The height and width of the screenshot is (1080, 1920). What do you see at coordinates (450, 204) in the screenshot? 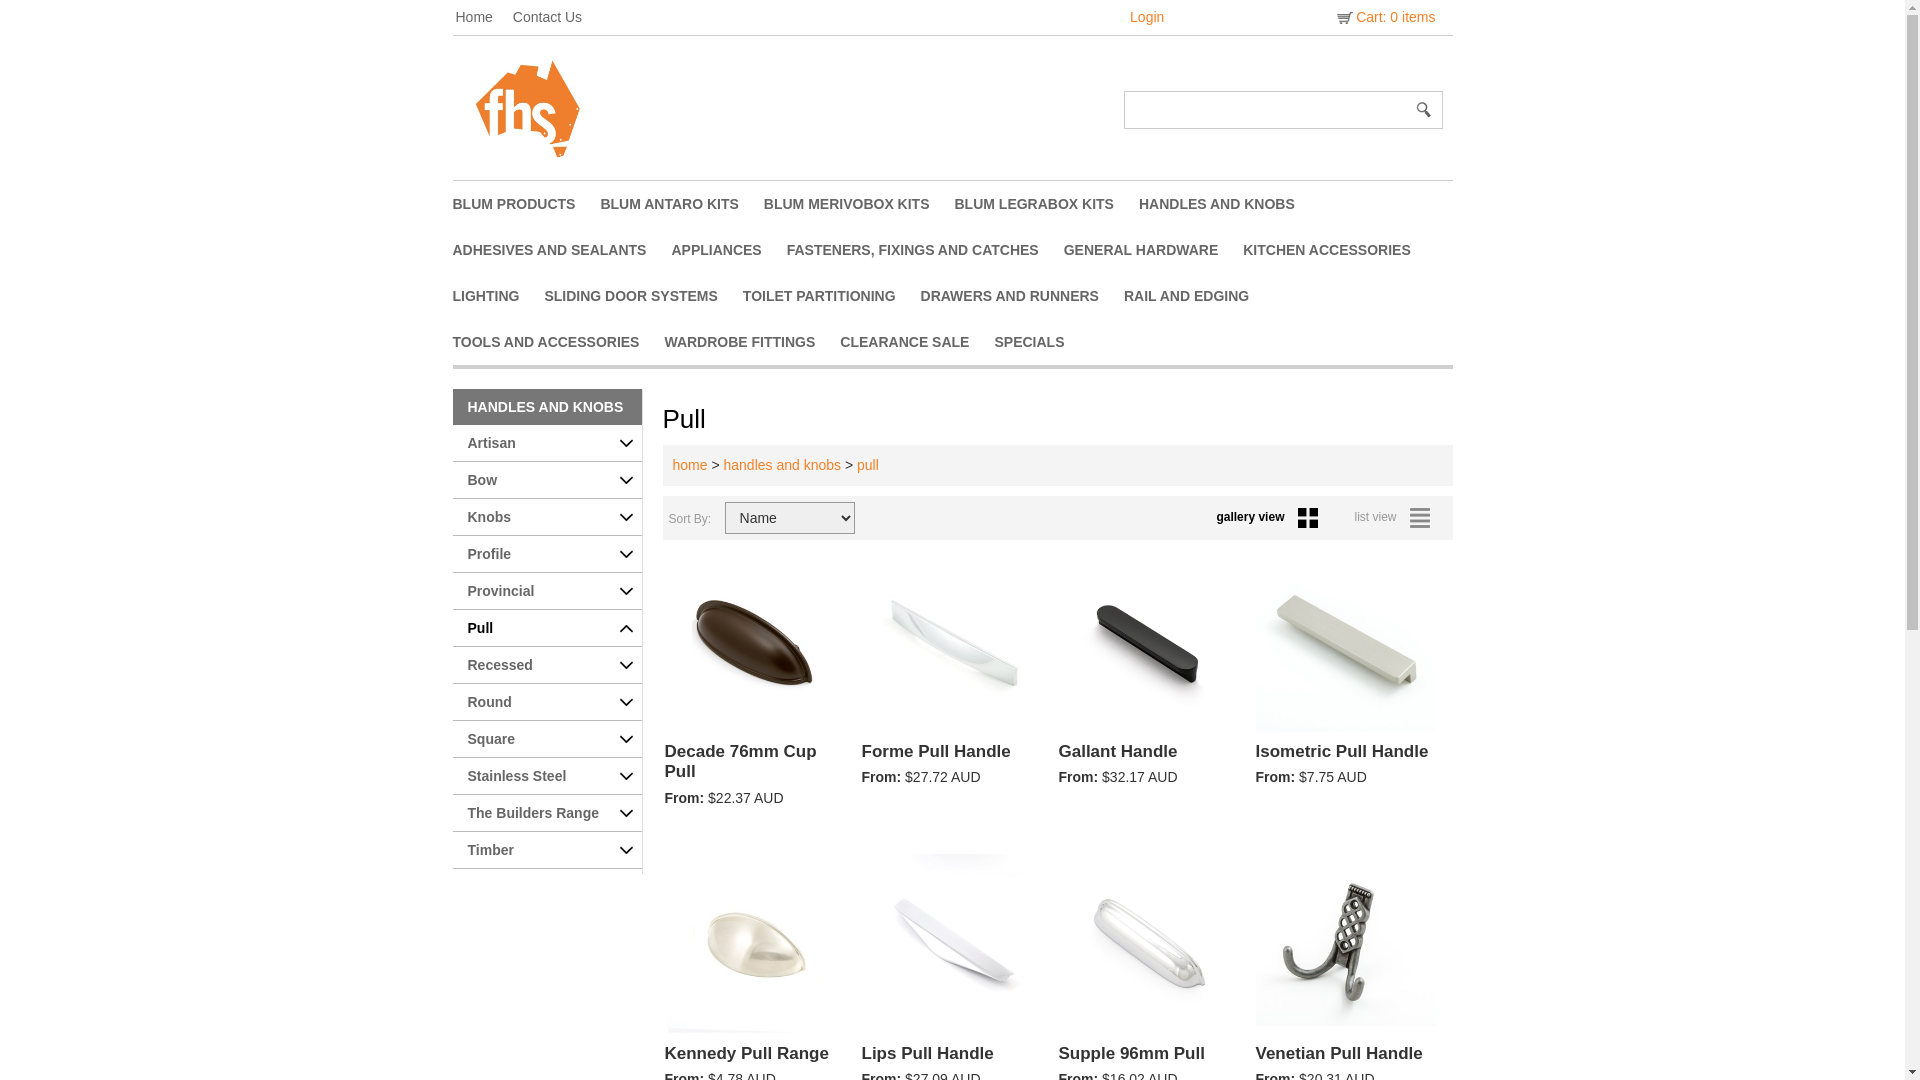
I see `'BLUM PRODUCTS'` at bounding box center [450, 204].